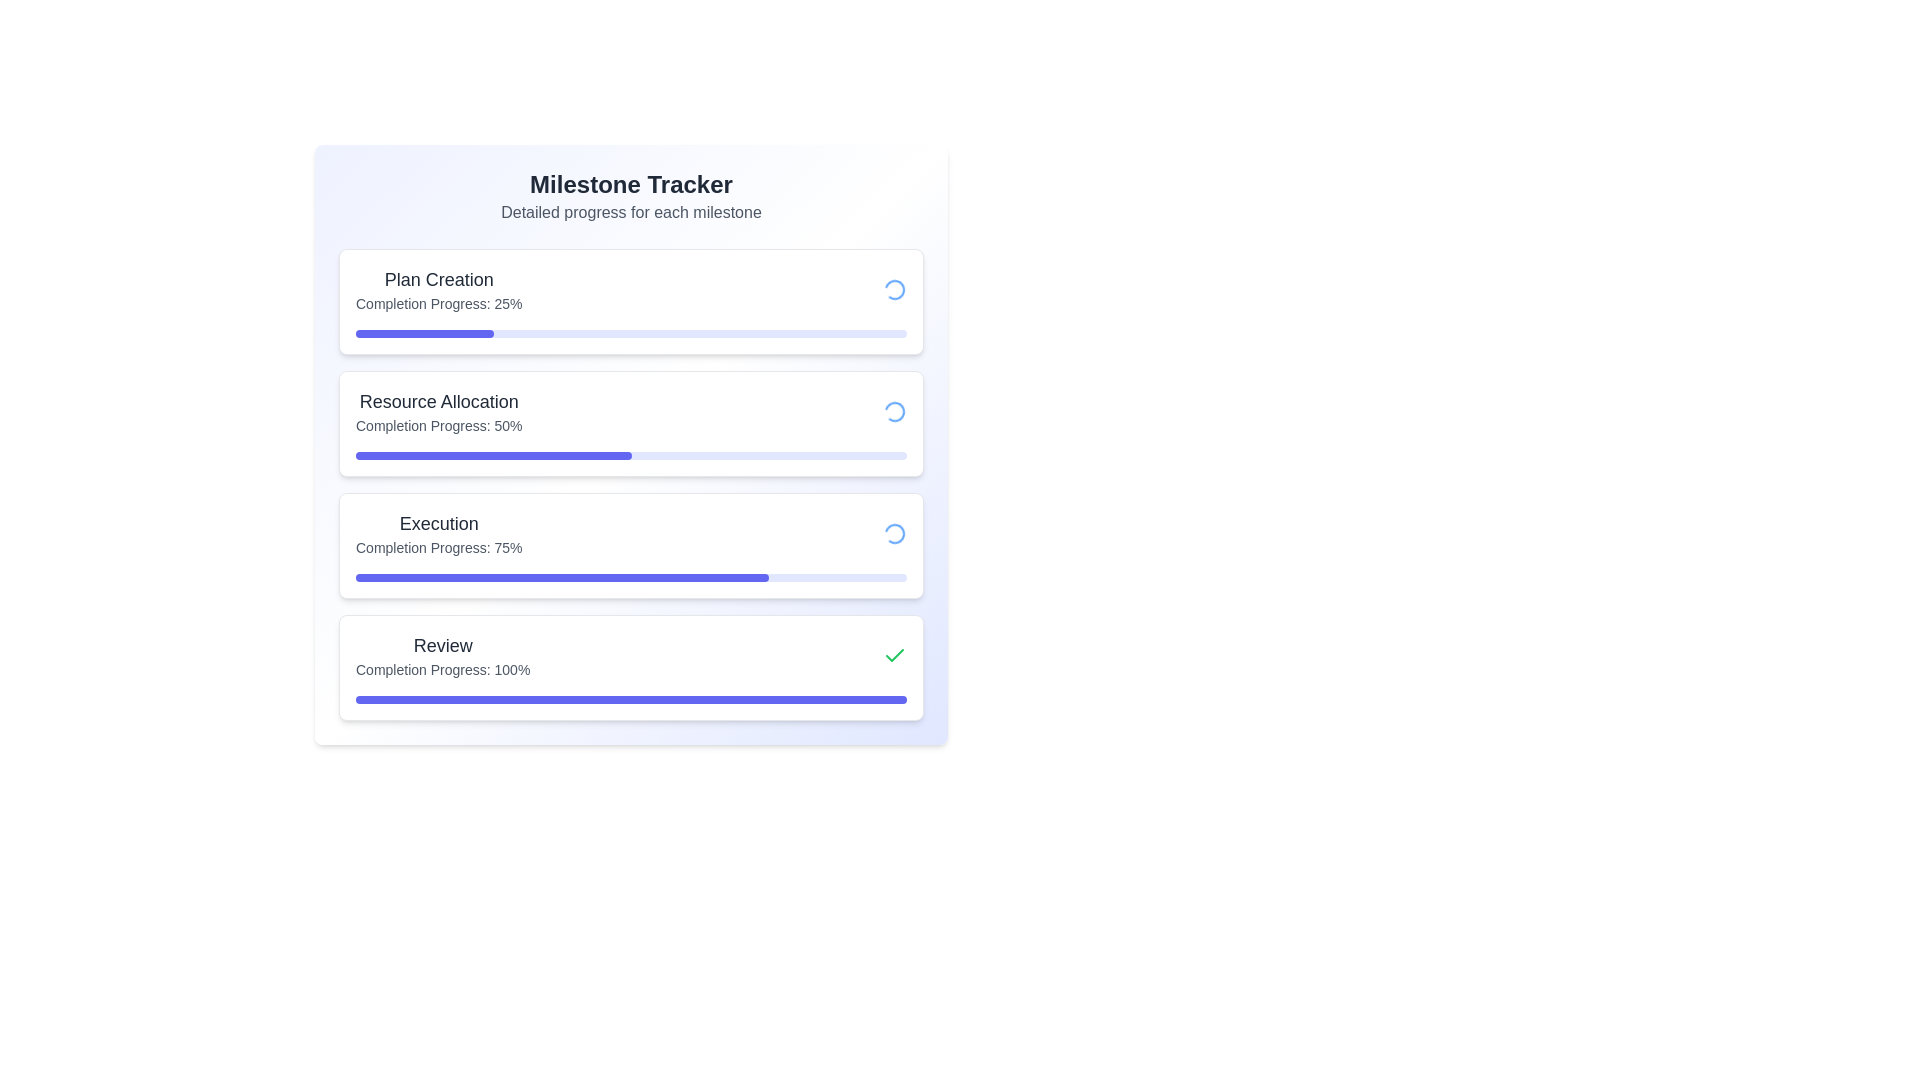 The width and height of the screenshot is (1920, 1080). I want to click on the Progress Indicator located on the far-right side of the 'Plan Creation' section in the 'Milestone Tracker' interface, which indicates that the 'Plan Creation' milestone is currently in progress or pending completion, so click(893, 289).